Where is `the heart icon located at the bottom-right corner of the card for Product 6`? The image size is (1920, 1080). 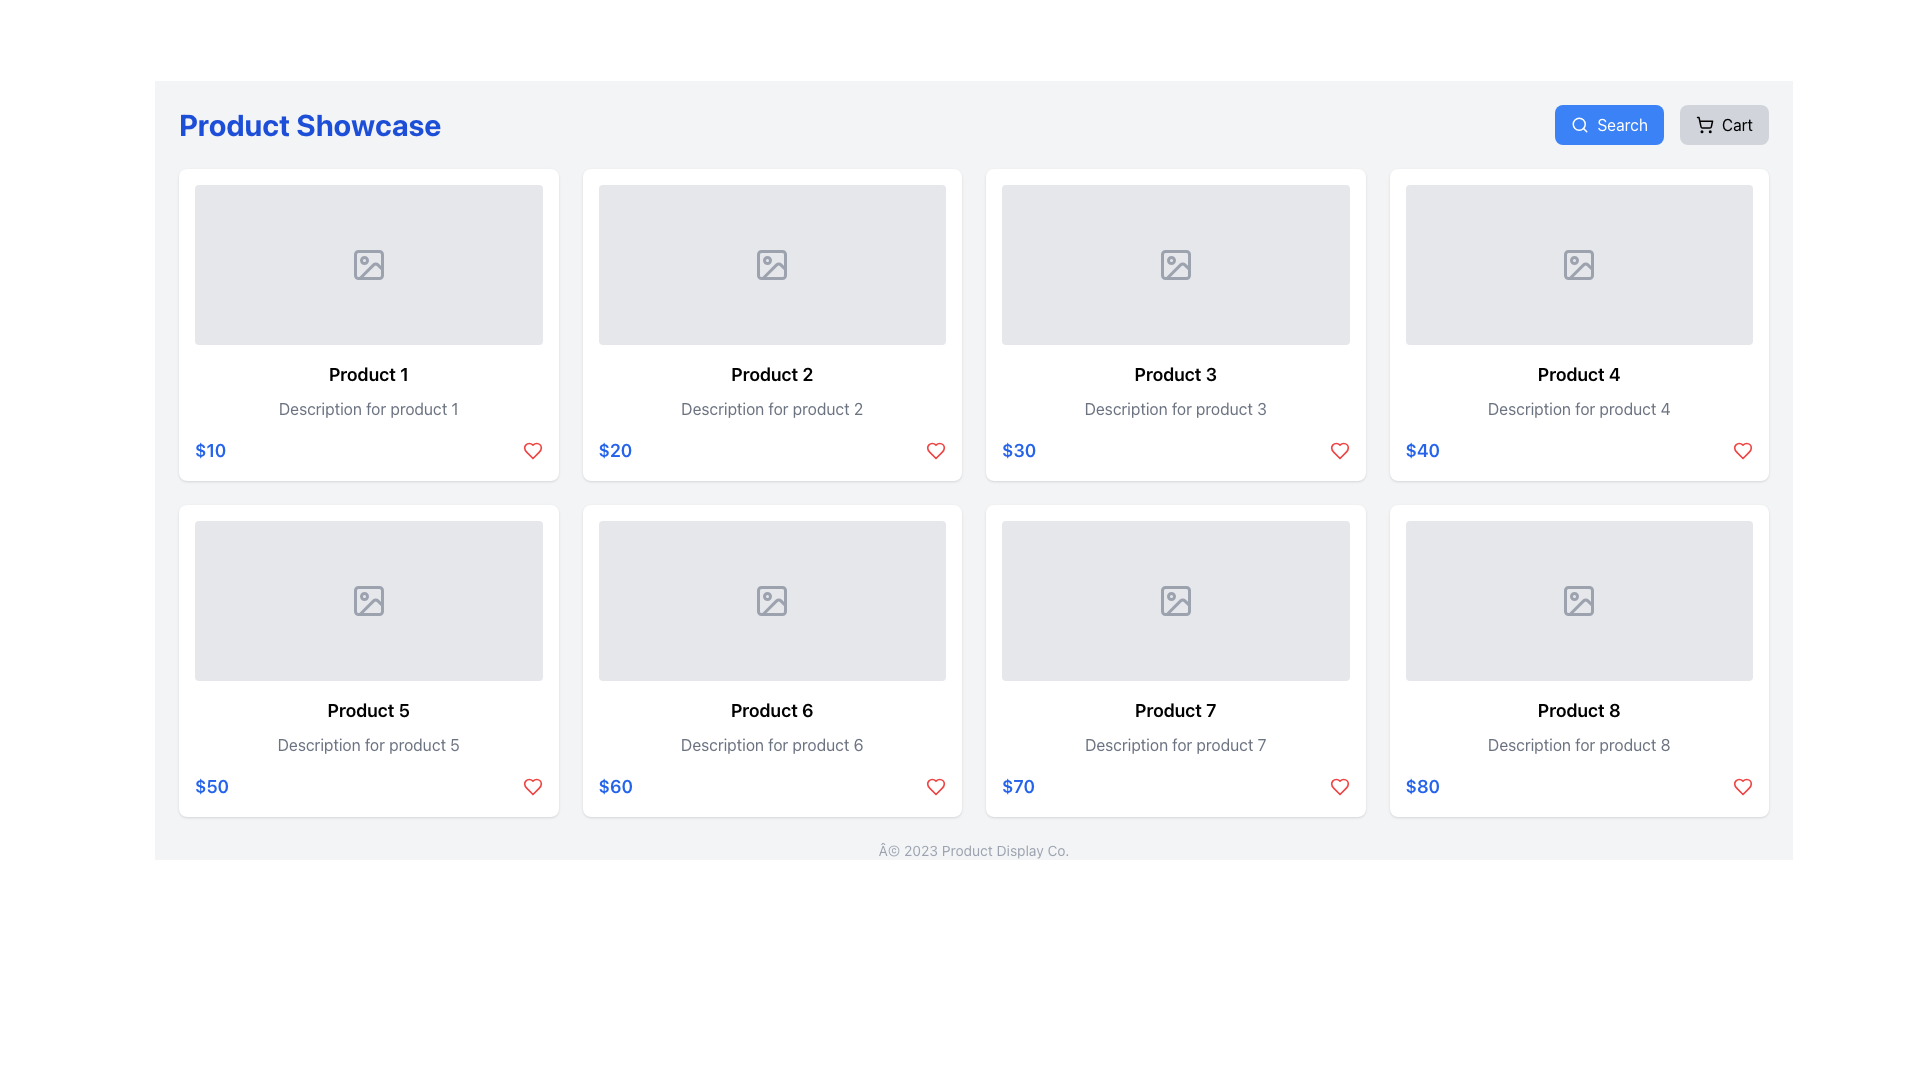 the heart icon located at the bottom-right corner of the card for Product 6 is located at coordinates (532, 785).